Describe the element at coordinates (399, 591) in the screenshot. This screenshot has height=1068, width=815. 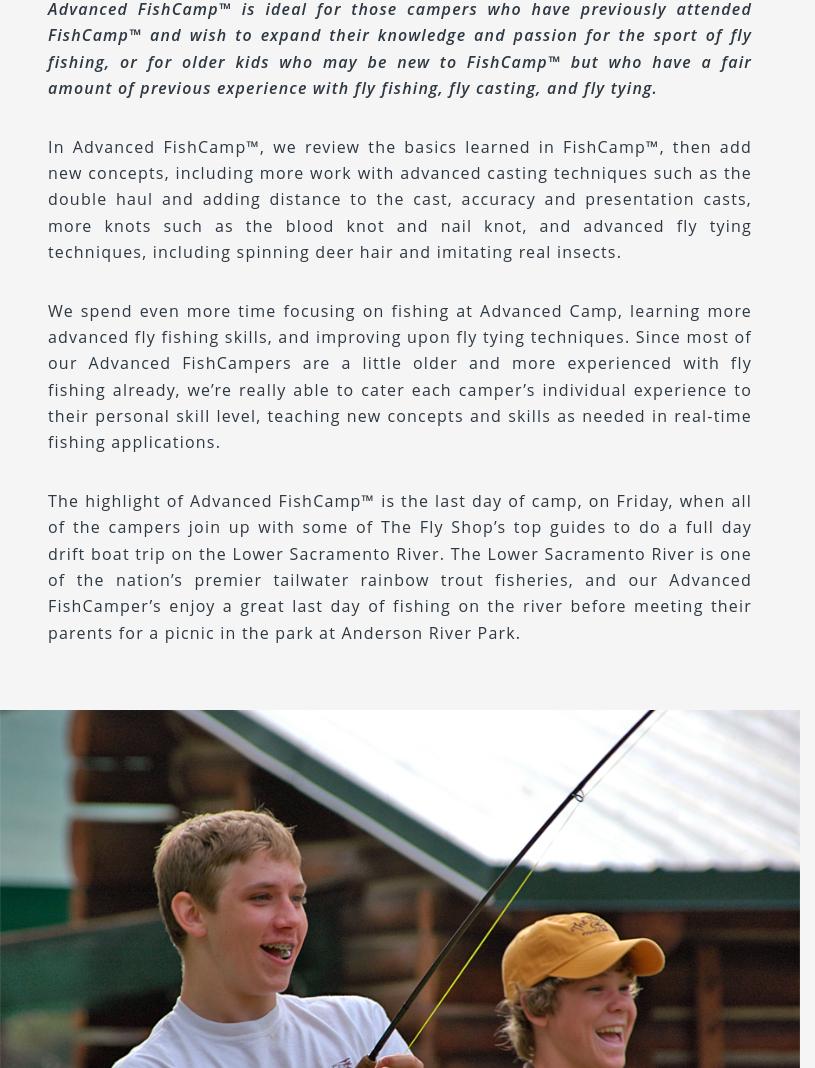
I see `'is one of the nation’s premier tailwater rainbow trout fisheries, and our Advanced FishCamper’s enjoy a great last day of fishing on the river before meeting their parents for a picnic in the park at Anderson River Park.'` at that location.